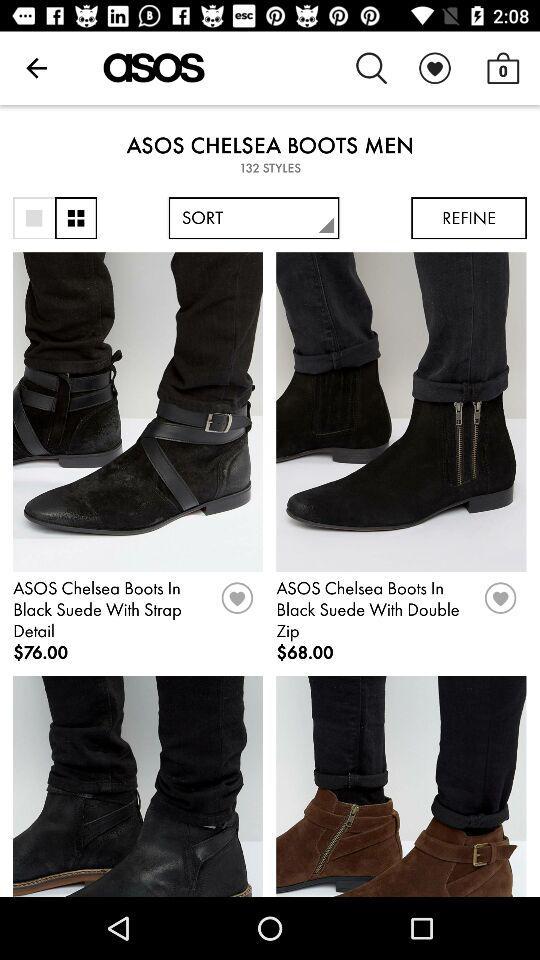 Image resolution: width=540 pixels, height=960 pixels. Describe the element at coordinates (254, 218) in the screenshot. I see `icon next to refine item` at that location.